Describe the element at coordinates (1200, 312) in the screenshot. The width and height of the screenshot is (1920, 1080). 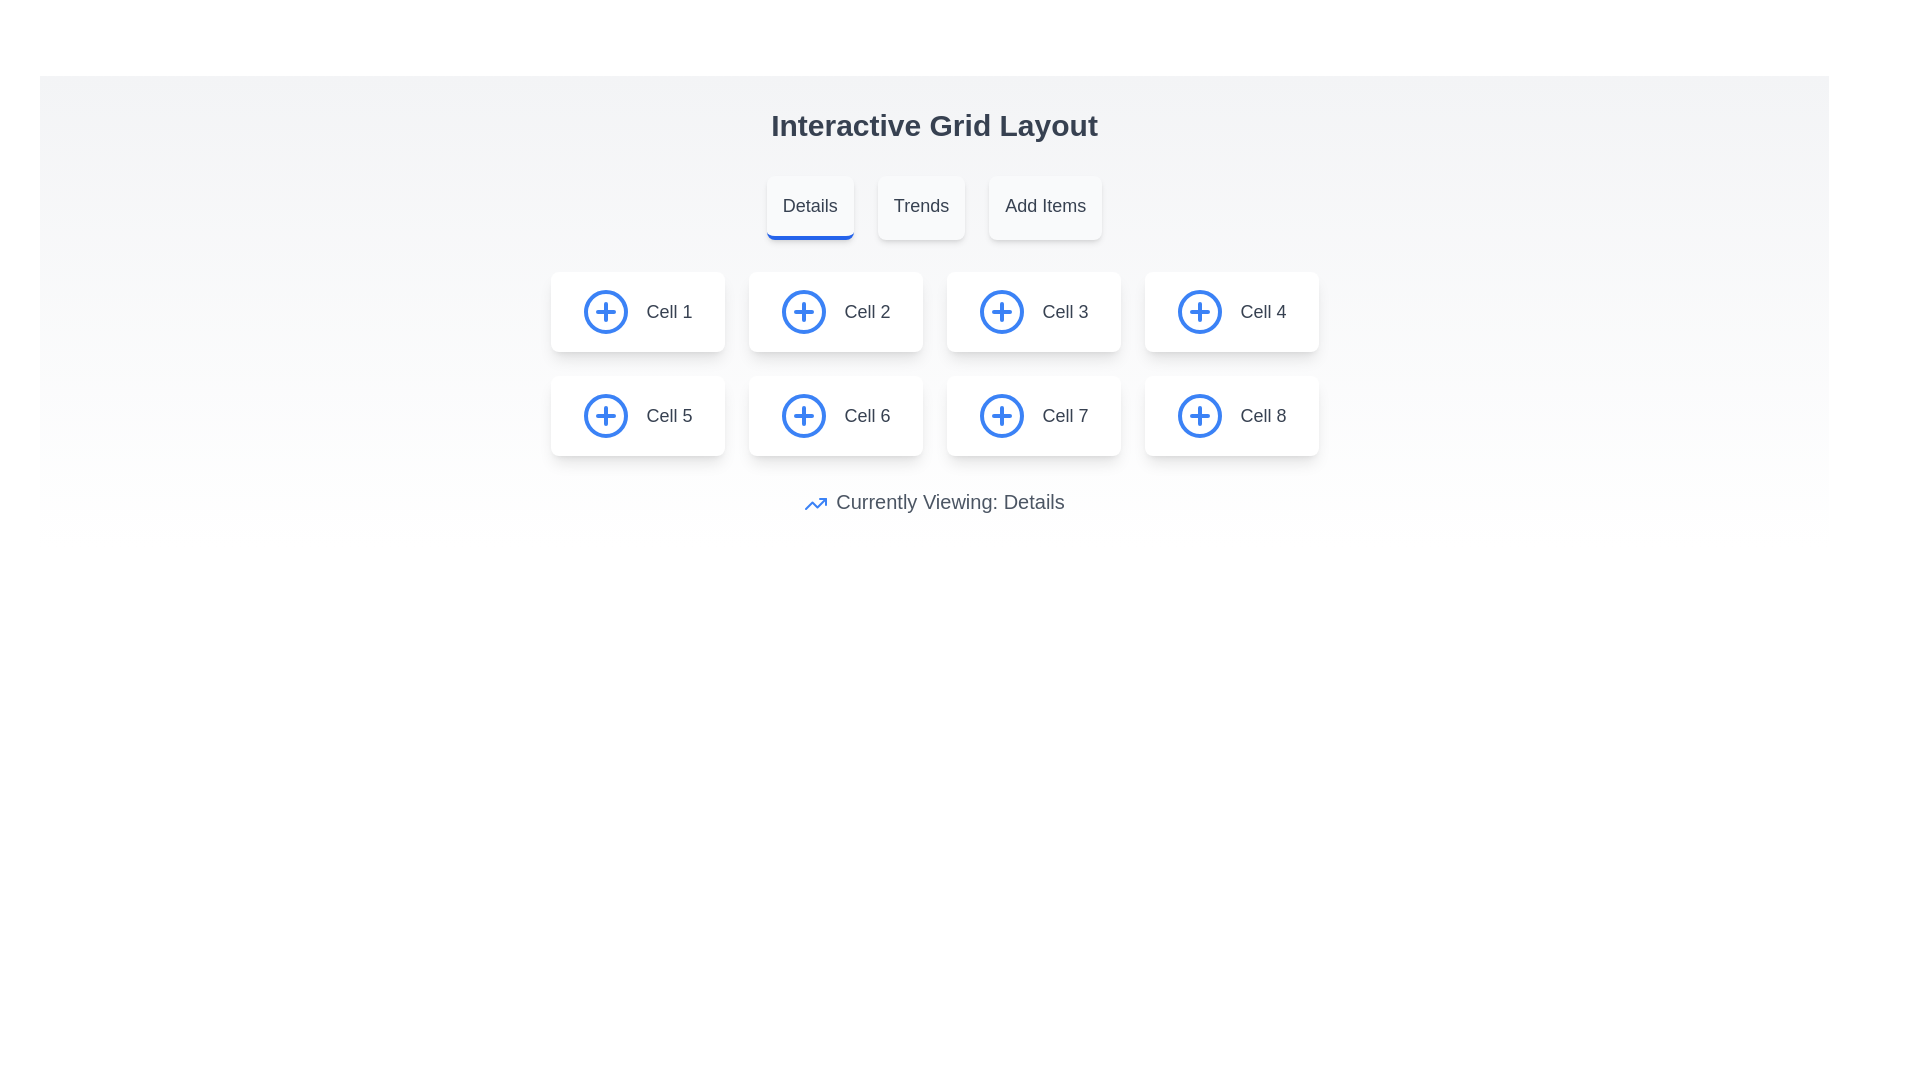
I see `the SVG graphic that serves as a visual indicator for adding or interacting with the content associated with 'Cell 4', located in the top-right quadrant of the grid layout` at that location.